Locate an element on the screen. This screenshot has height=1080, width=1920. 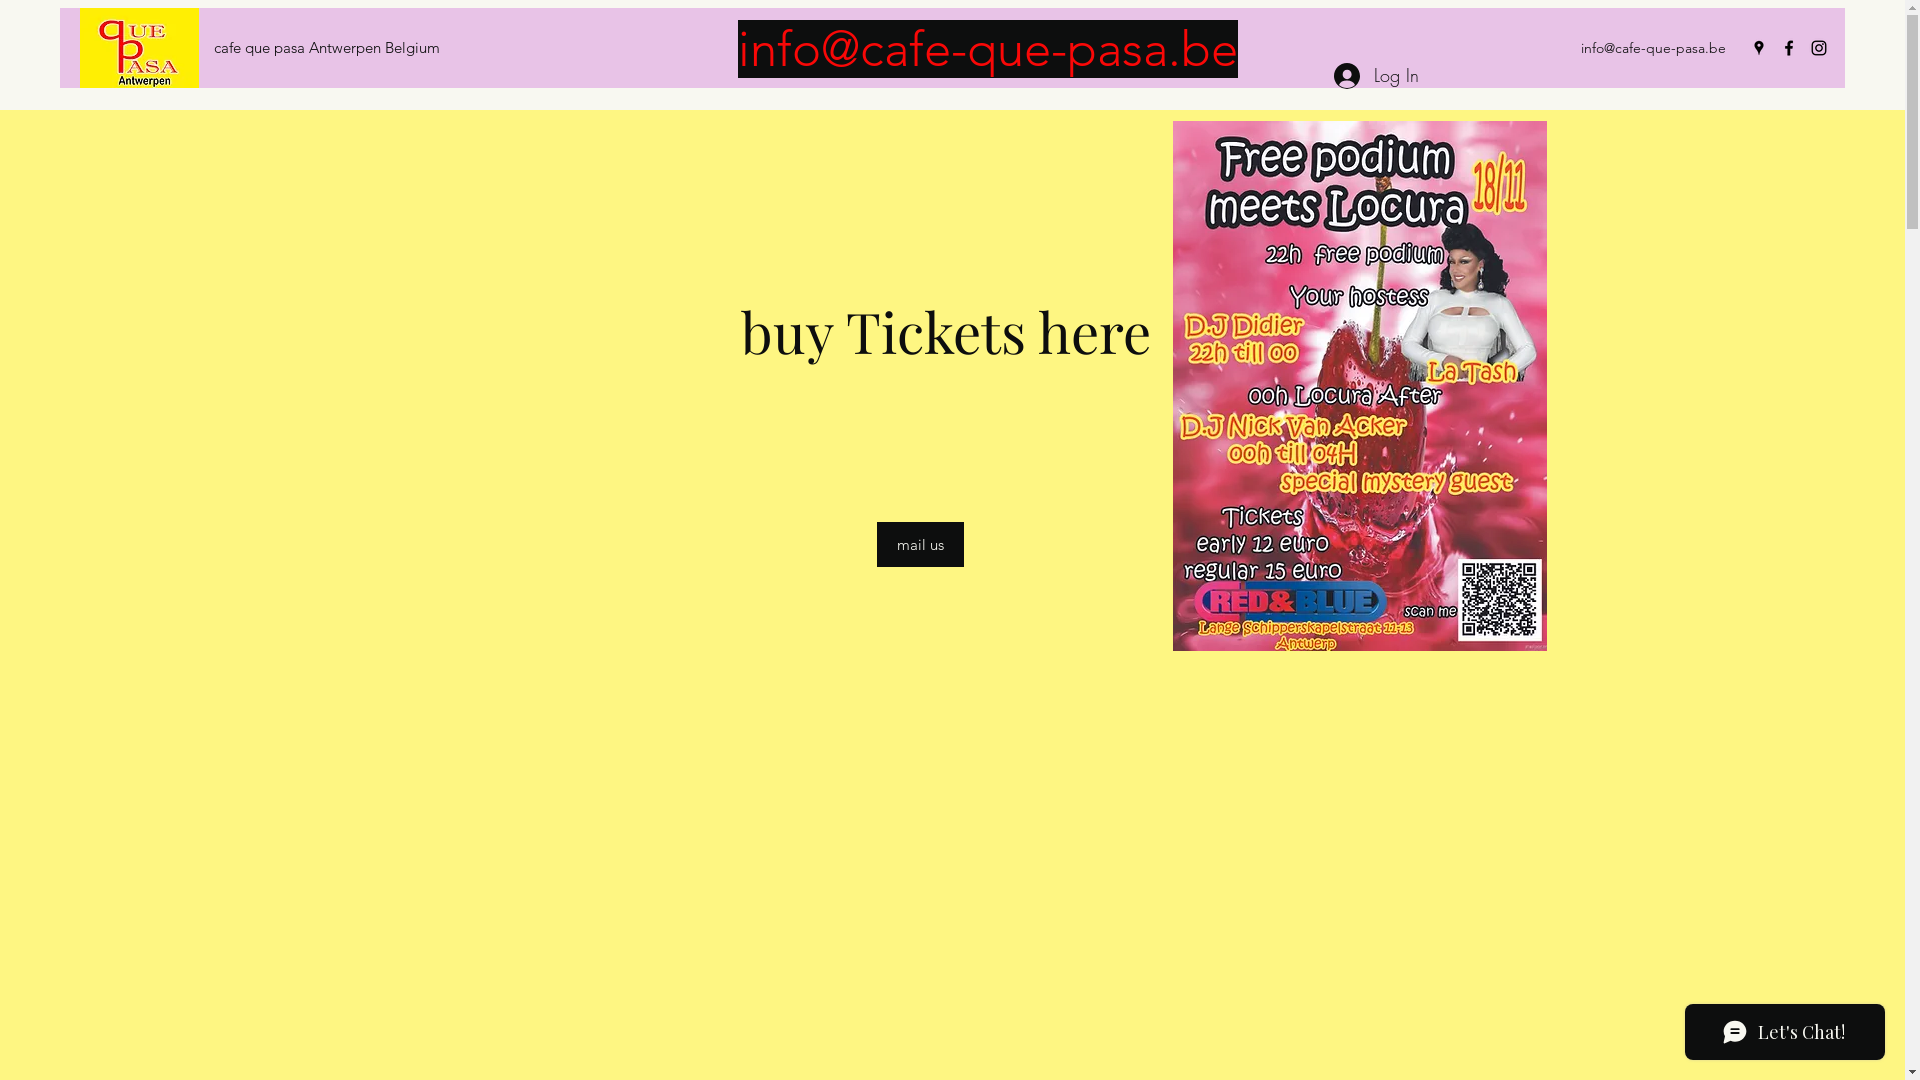
'info@cafe-que-pasa.be' is located at coordinates (988, 48).